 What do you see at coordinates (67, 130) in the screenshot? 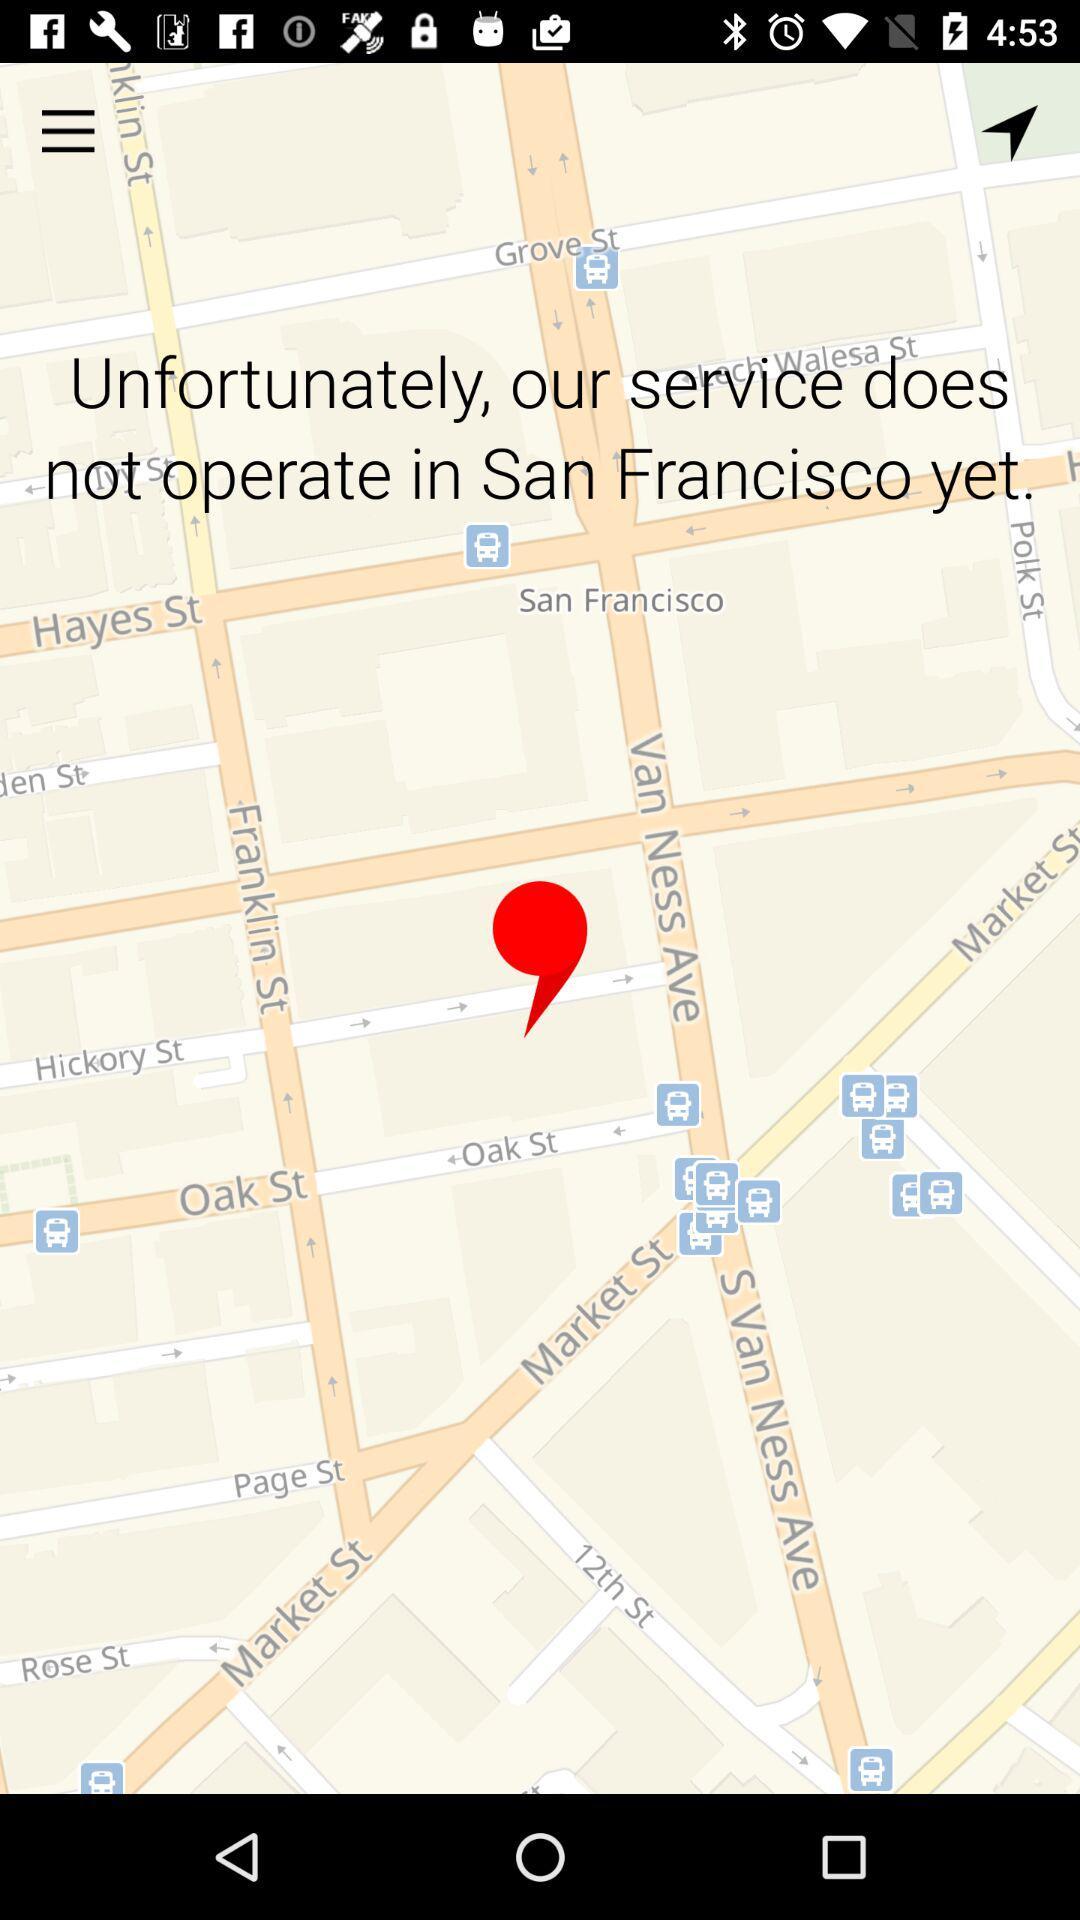
I see `the icon at the top left corner` at bounding box center [67, 130].